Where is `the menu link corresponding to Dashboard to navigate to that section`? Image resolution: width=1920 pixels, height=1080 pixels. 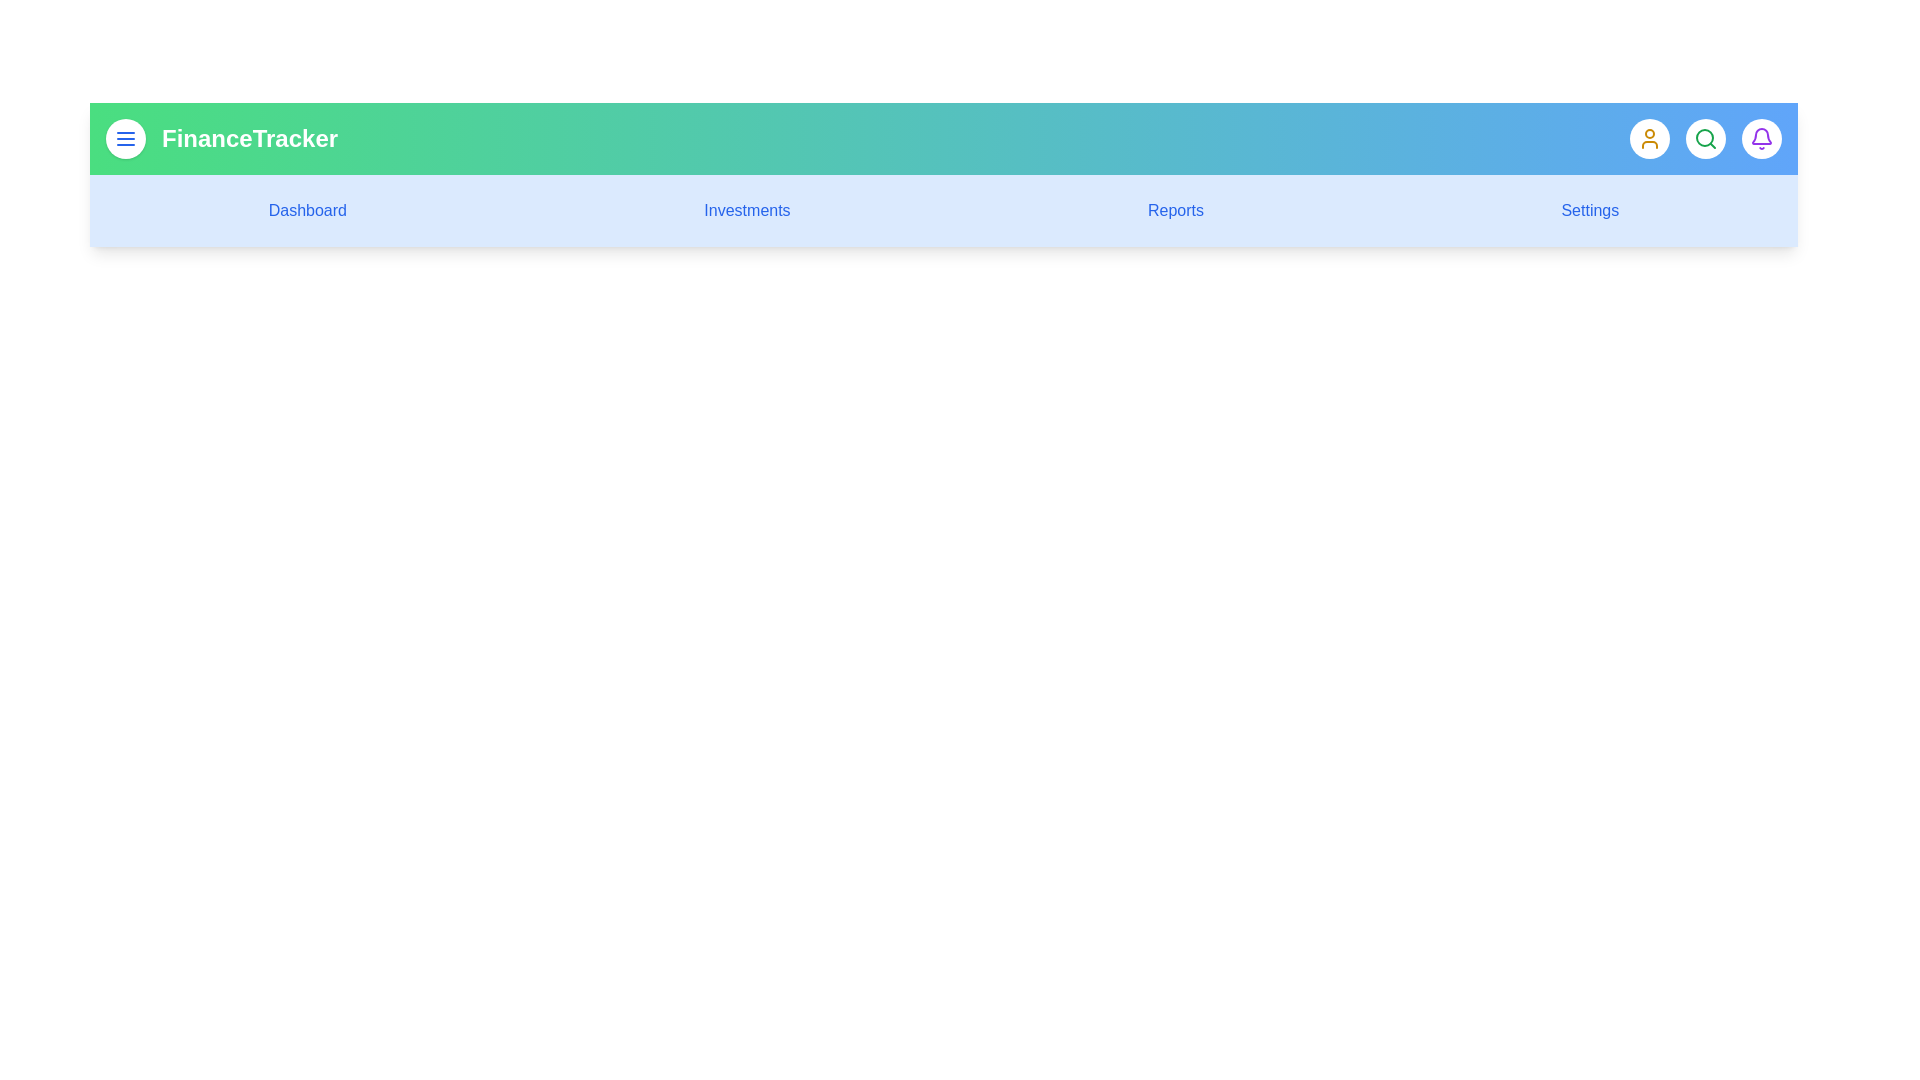 the menu link corresponding to Dashboard to navigate to that section is located at coordinates (306, 211).